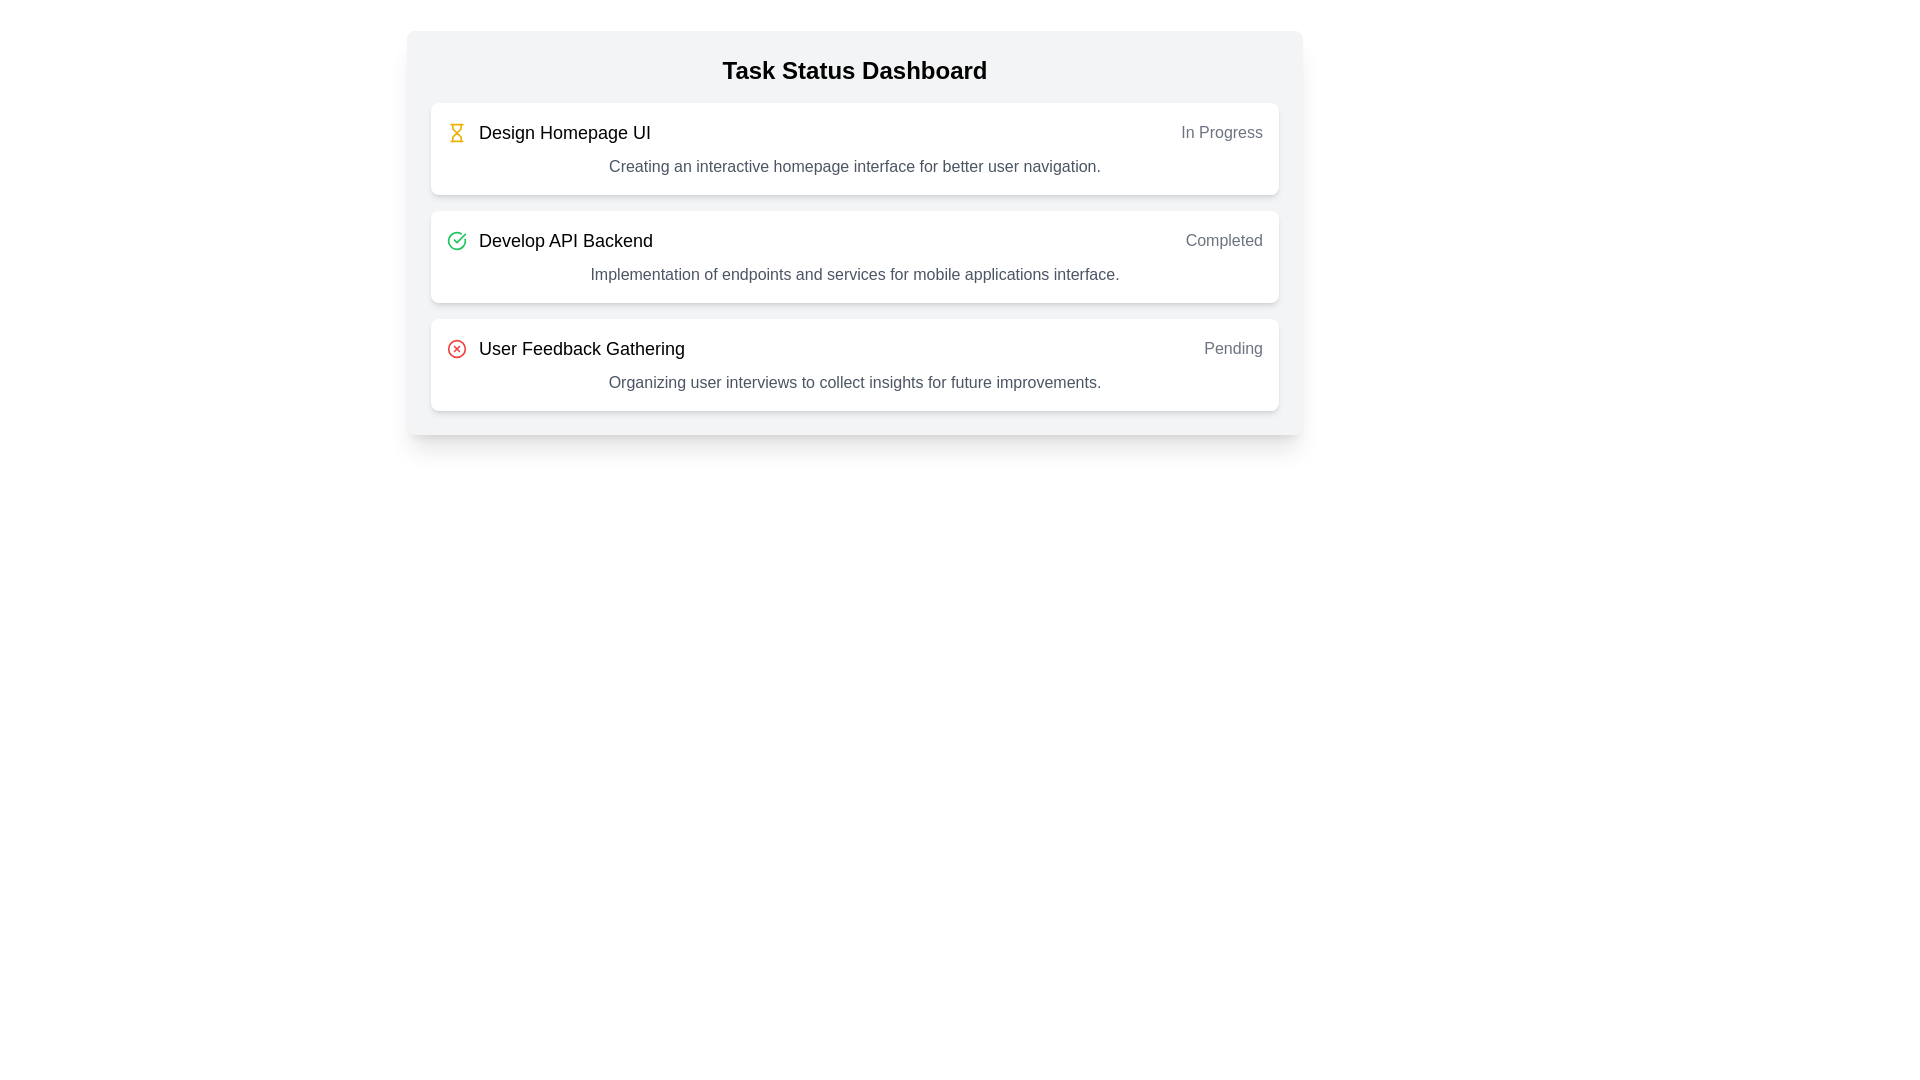 The height and width of the screenshot is (1080, 1920). Describe the element at coordinates (1232, 347) in the screenshot. I see `the status label indicating task progress located in the lower-most task card, adjacent to 'User Feedback Gathering'` at that location.